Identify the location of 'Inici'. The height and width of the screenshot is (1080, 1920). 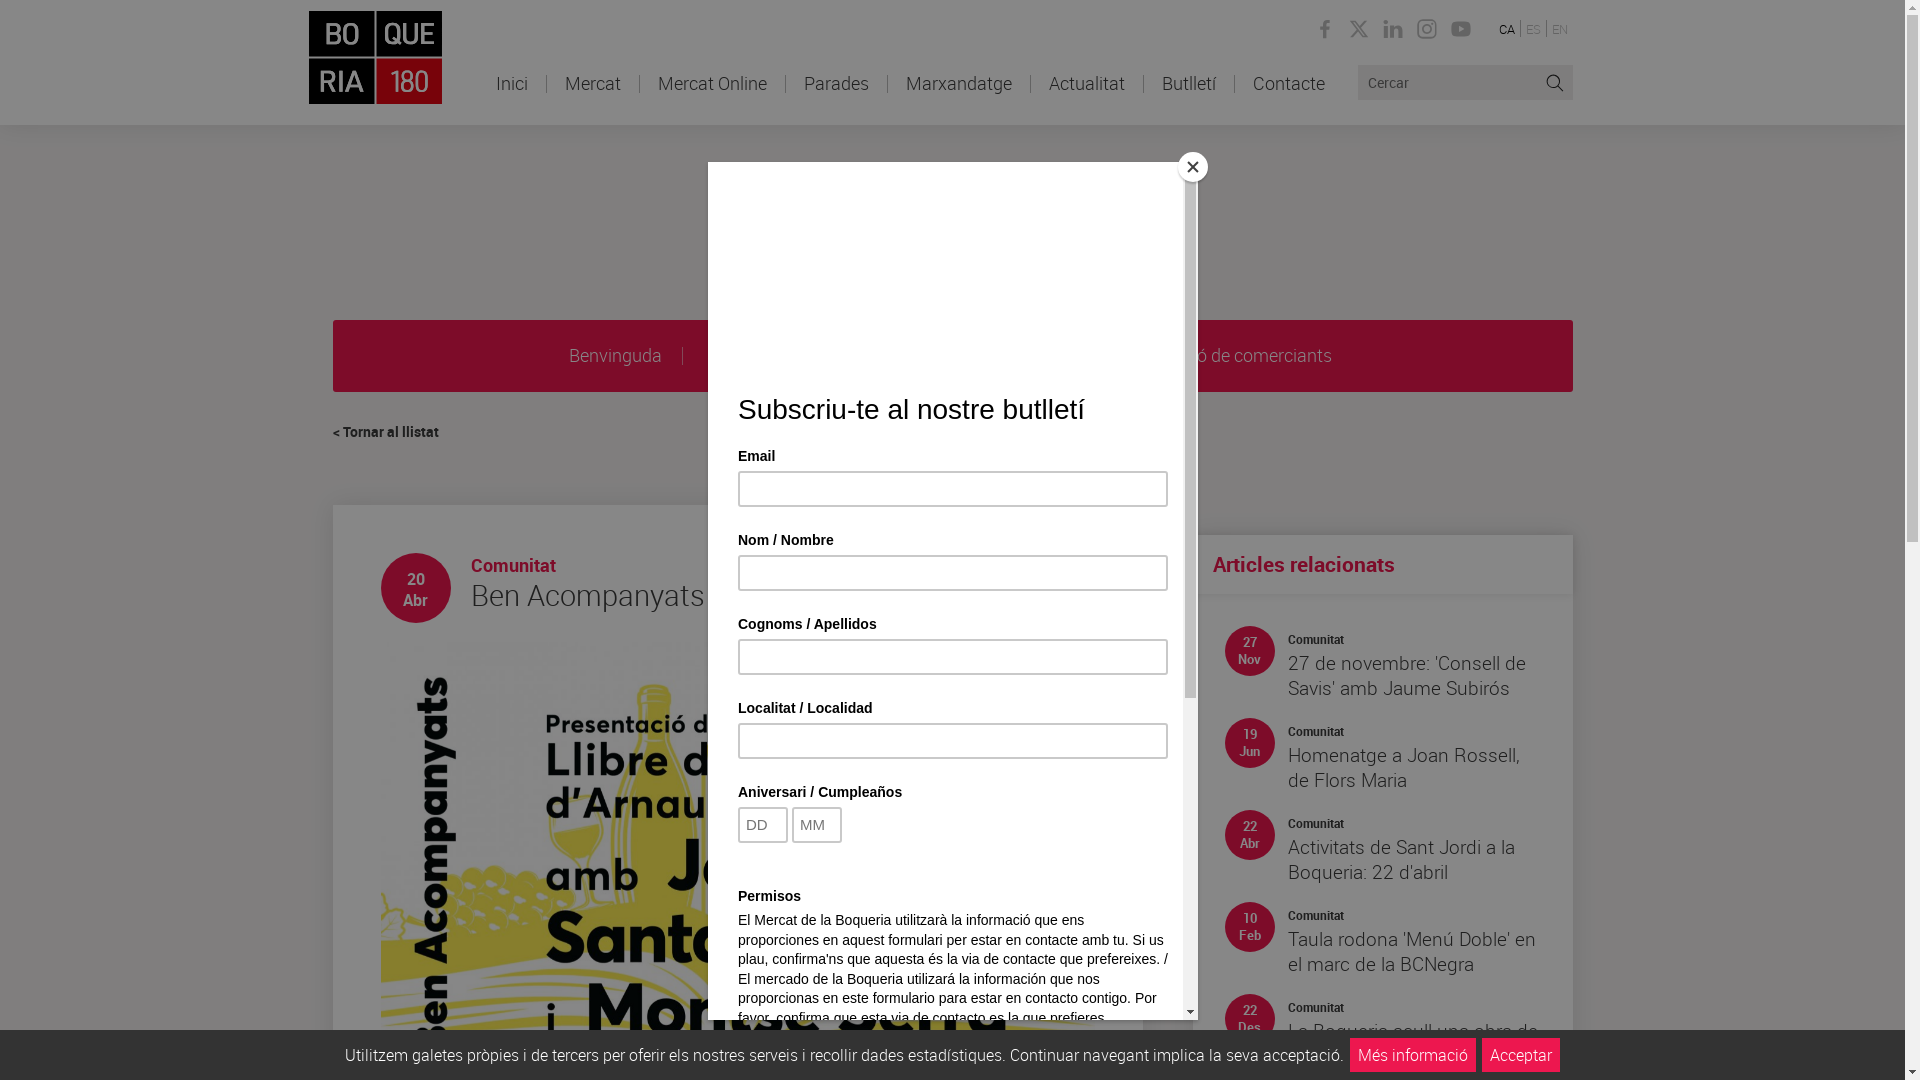
(512, 99).